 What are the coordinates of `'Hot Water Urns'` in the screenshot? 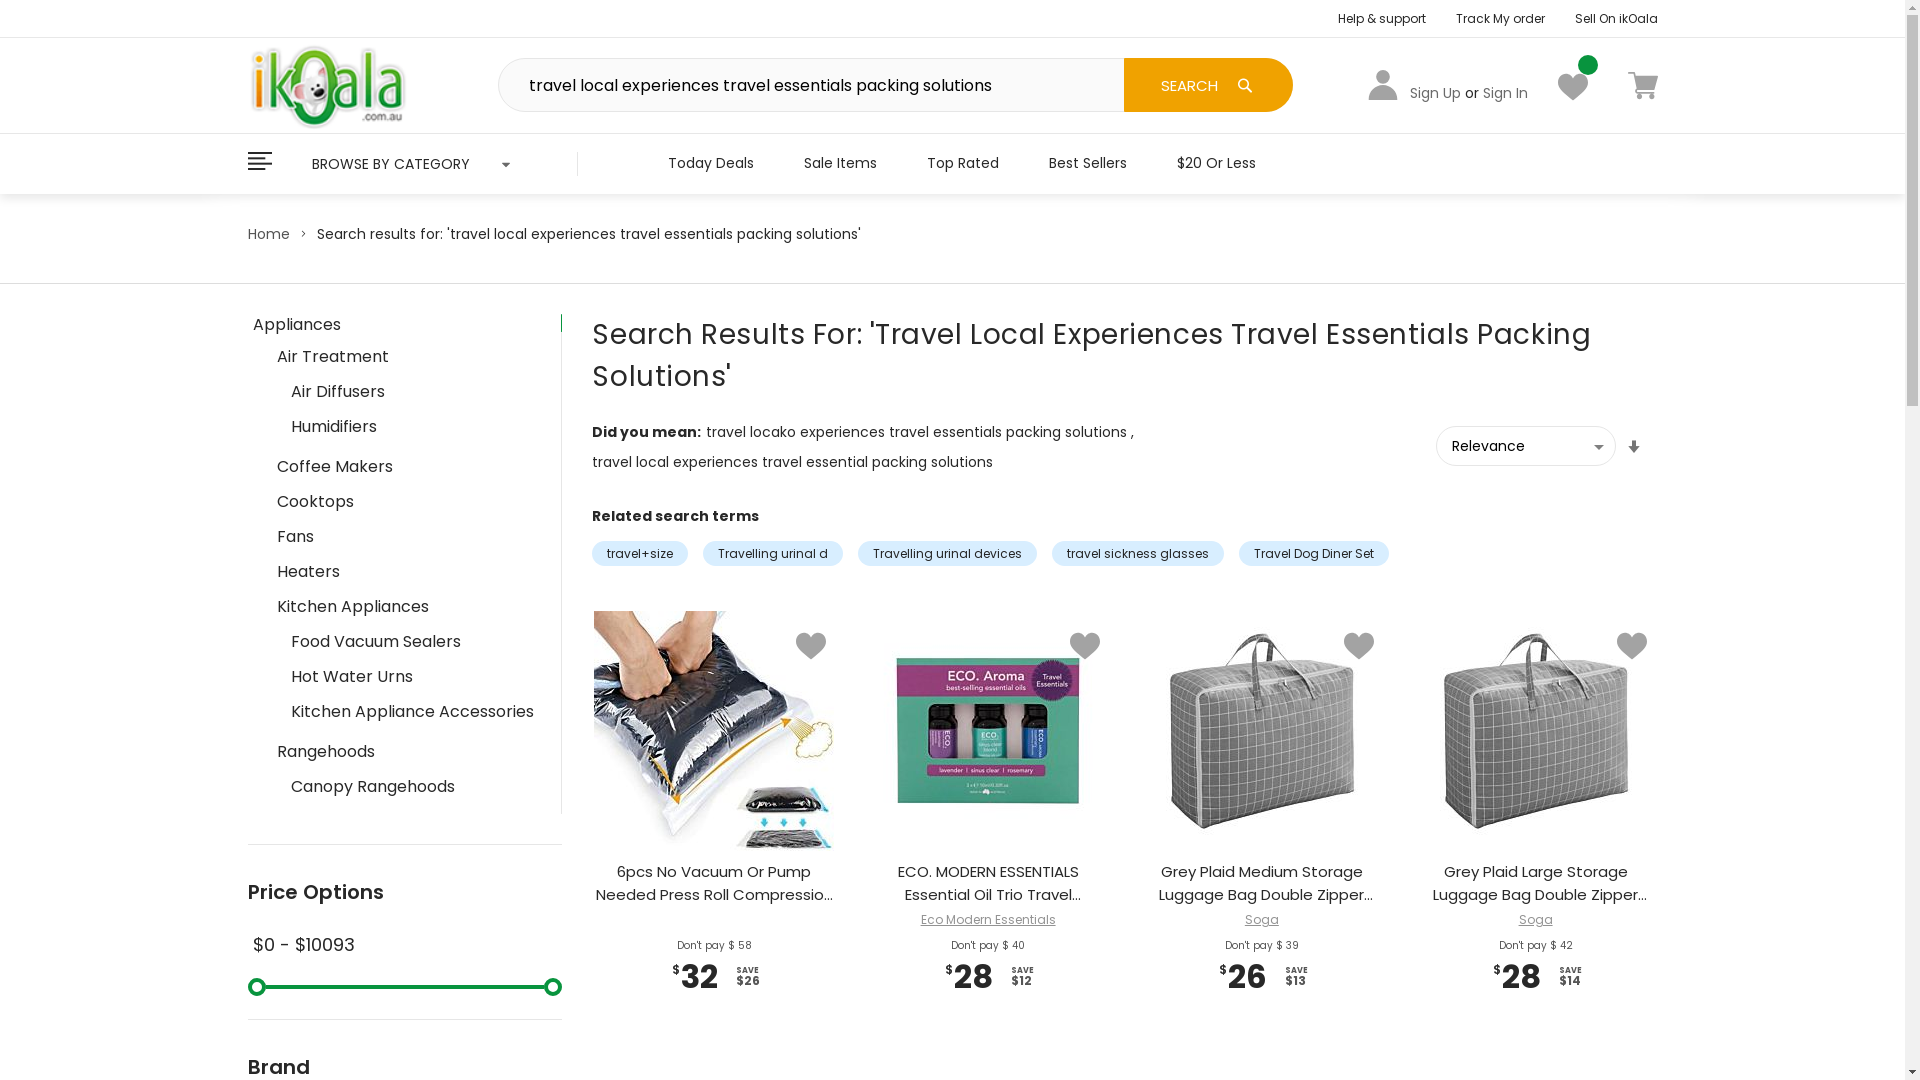 It's located at (411, 675).